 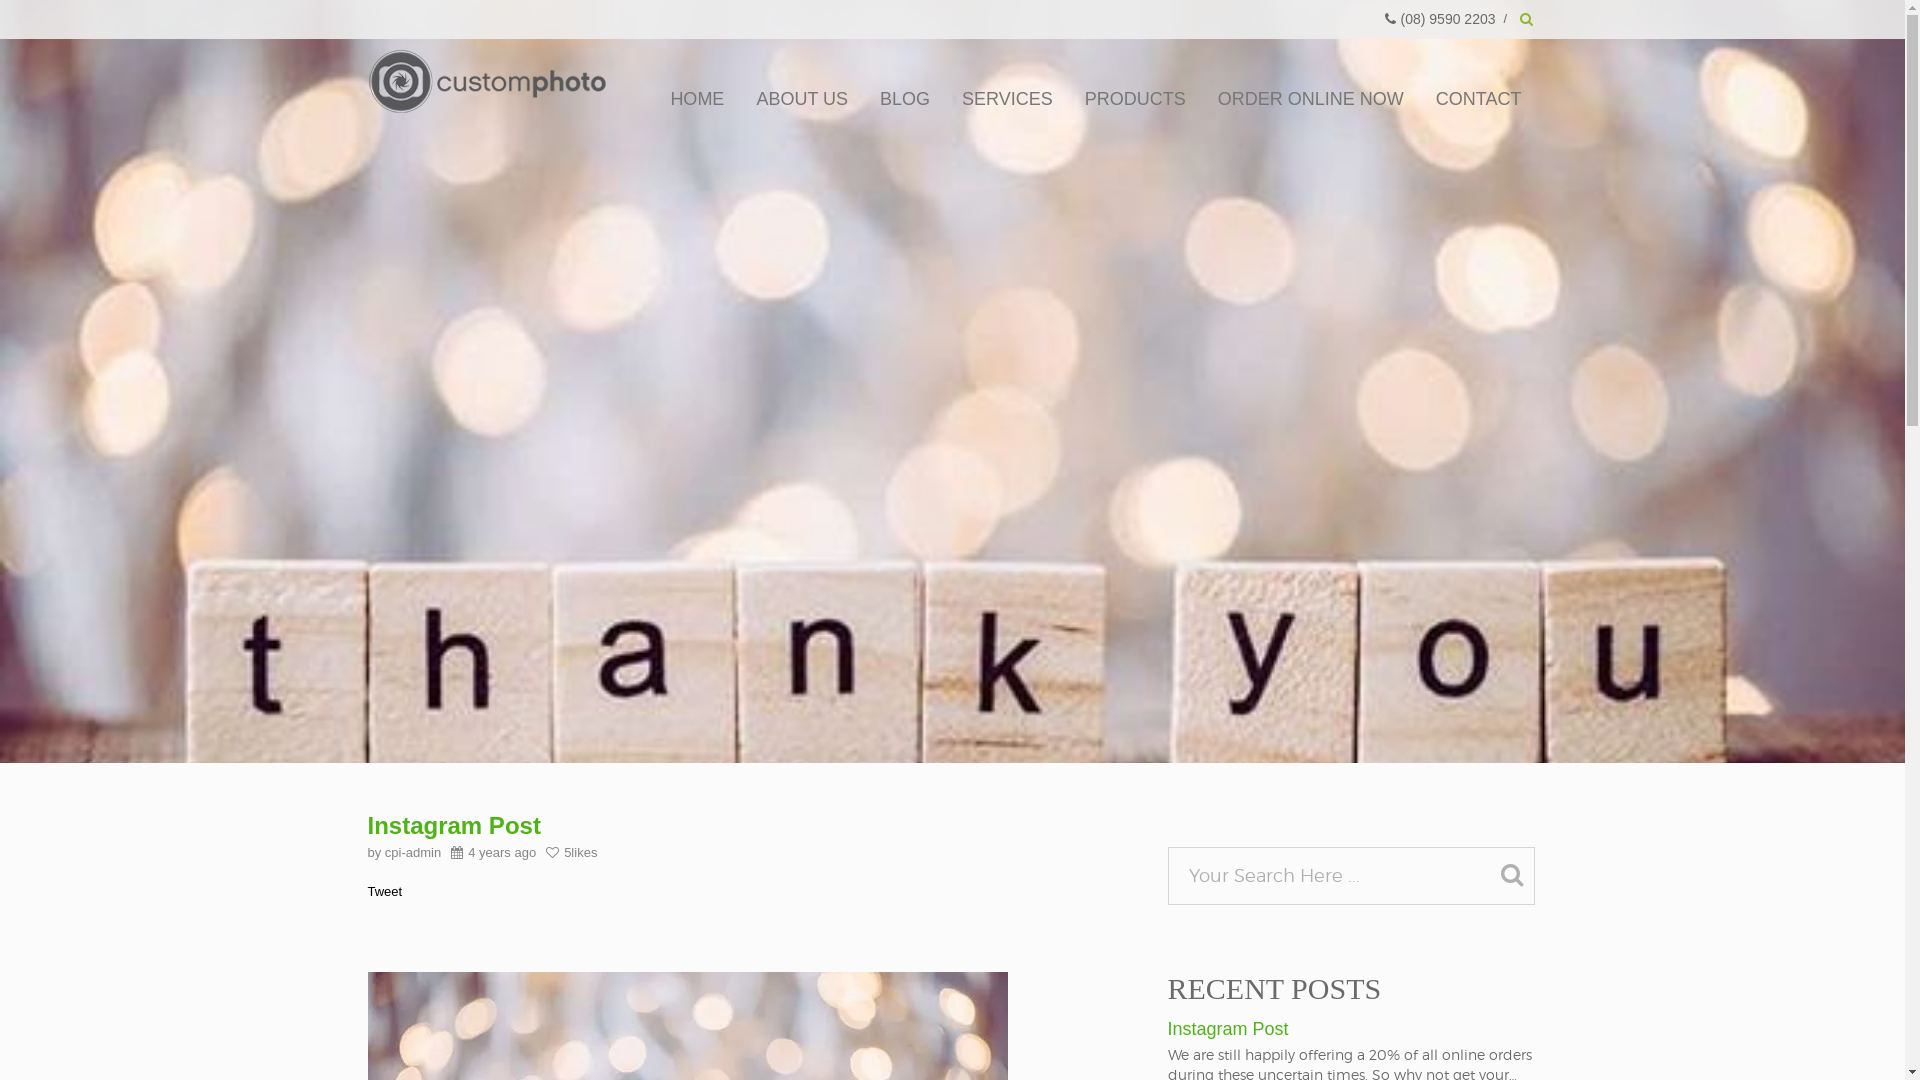 I want to click on 'HOME', so click(x=696, y=99).